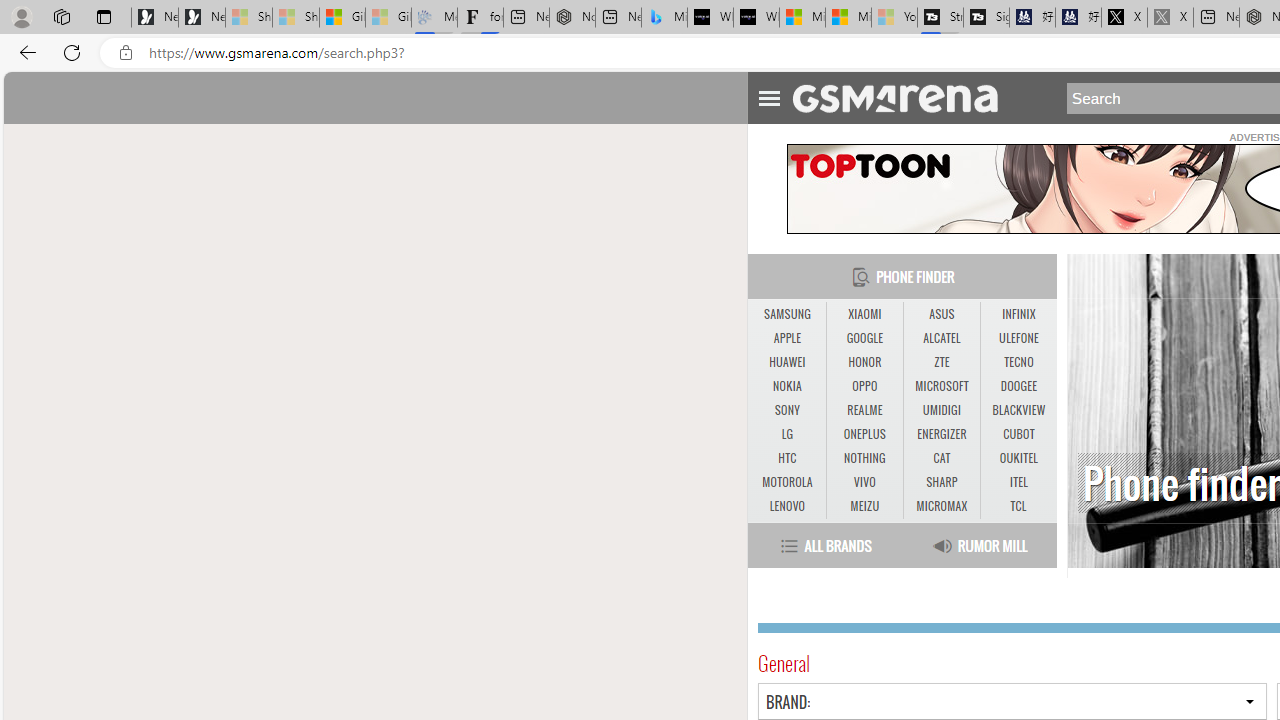 Image resolution: width=1280 pixels, height=720 pixels. What do you see at coordinates (786, 315) in the screenshot?
I see `'SAMSUNG'` at bounding box center [786, 315].